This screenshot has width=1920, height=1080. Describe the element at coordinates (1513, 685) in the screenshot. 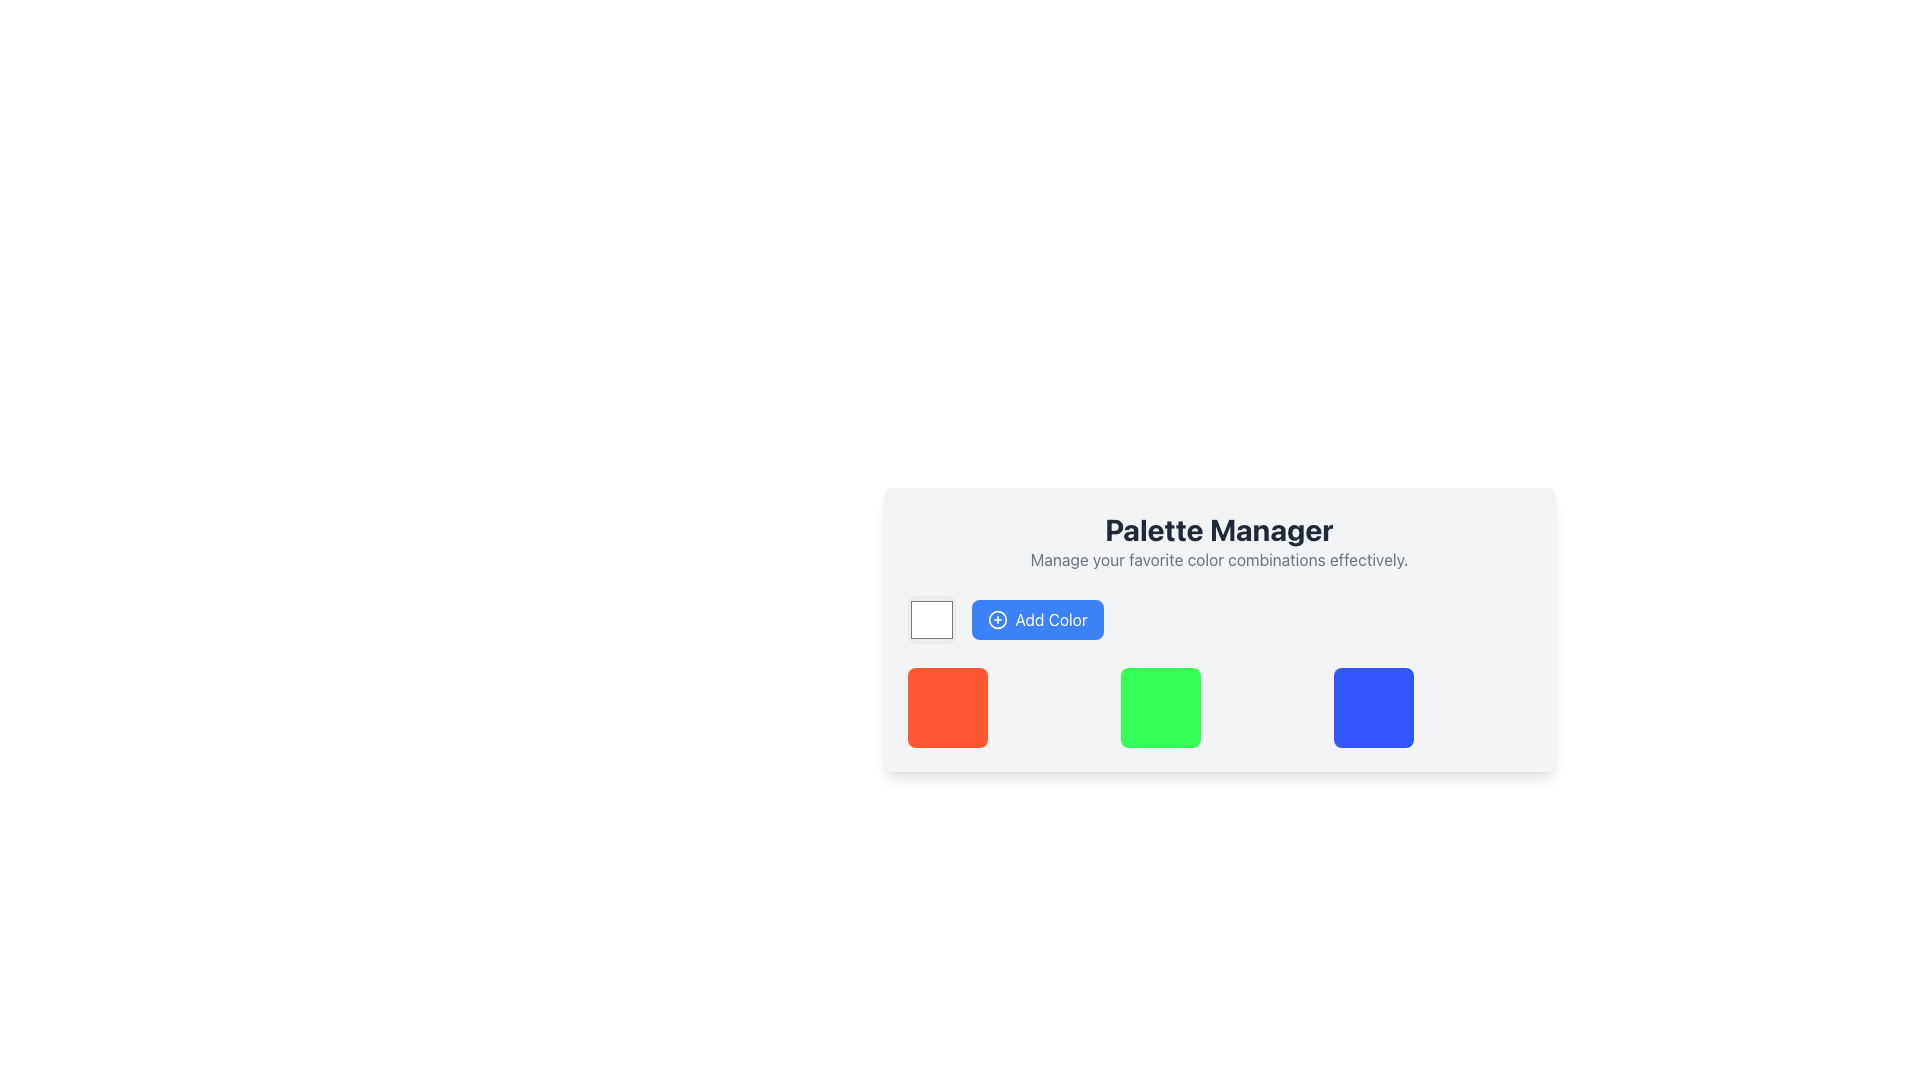

I see `the SVG Circle element representing a close or cancel action, located at the far right end of the bottom row of items in the card` at that location.